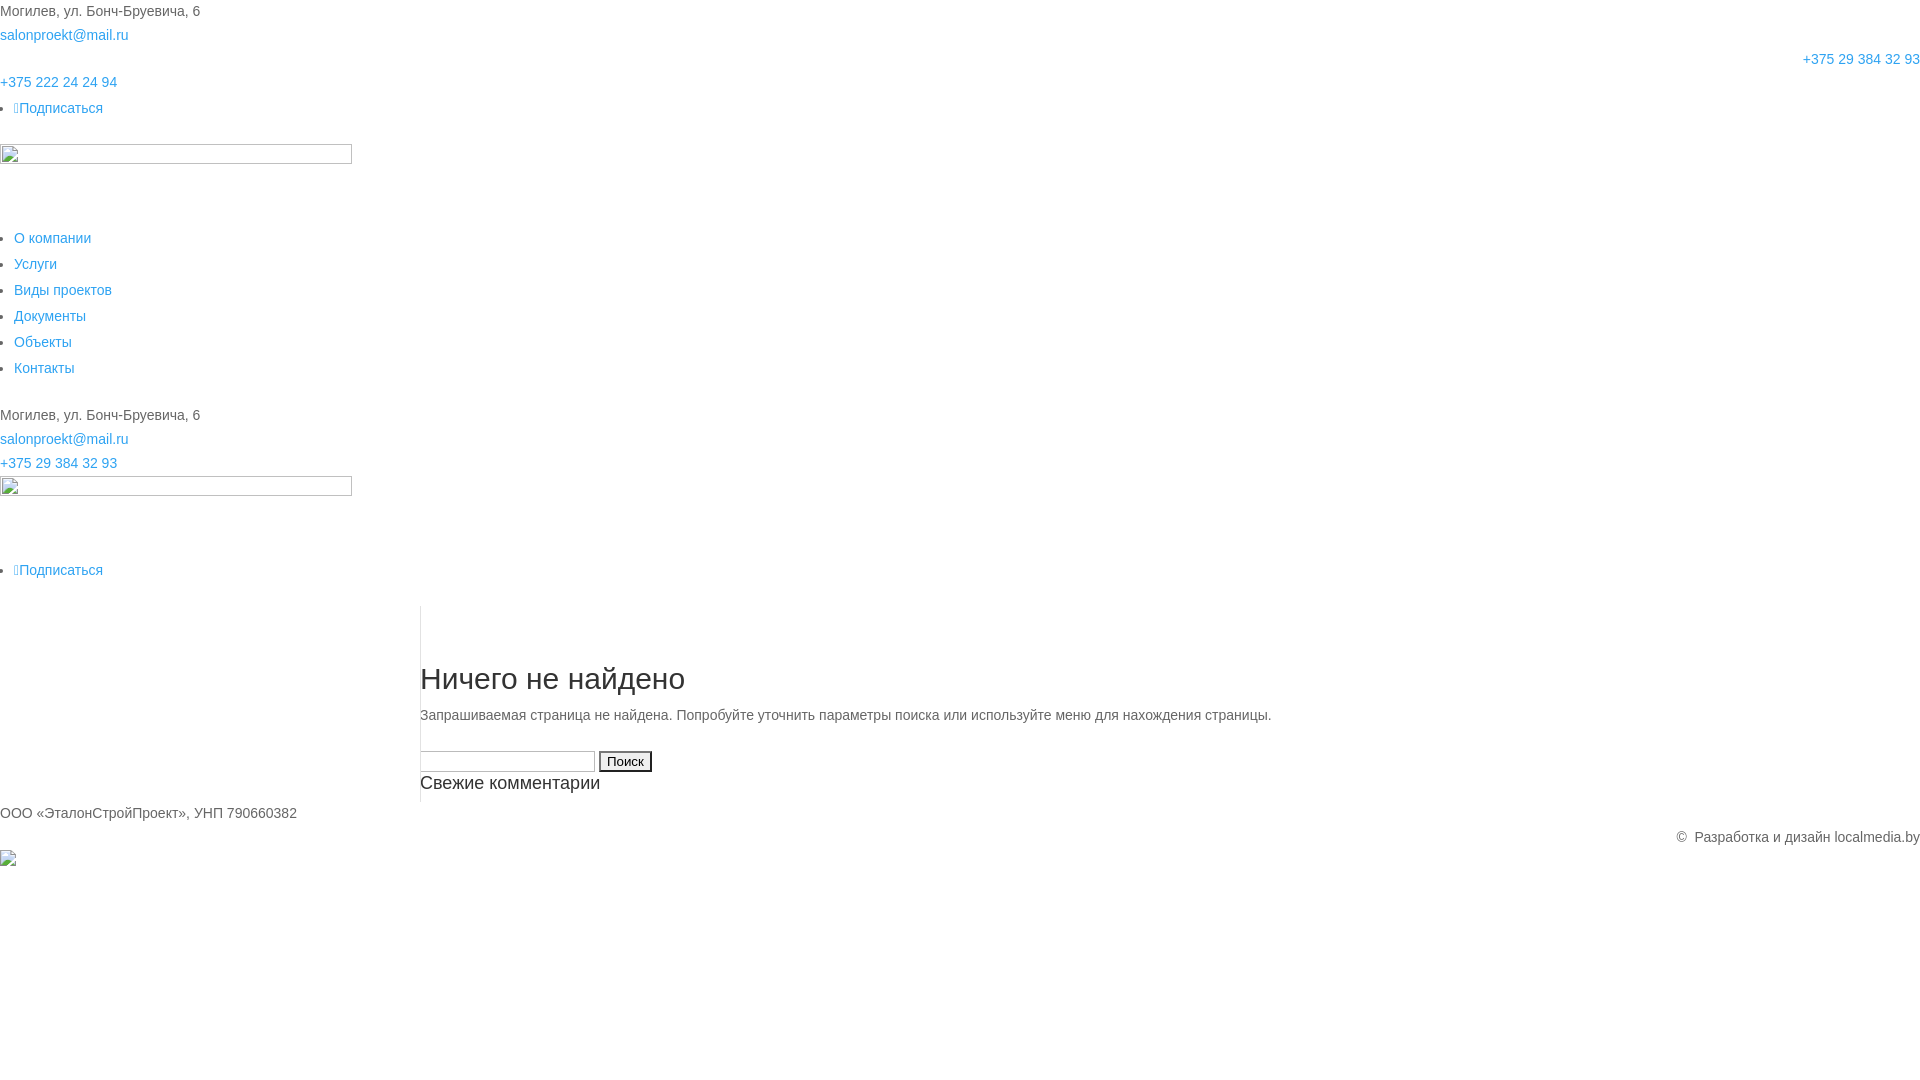 The image size is (1920, 1080). Describe the element at coordinates (58, 462) in the screenshot. I see `'+375 29 384 32 93'` at that location.